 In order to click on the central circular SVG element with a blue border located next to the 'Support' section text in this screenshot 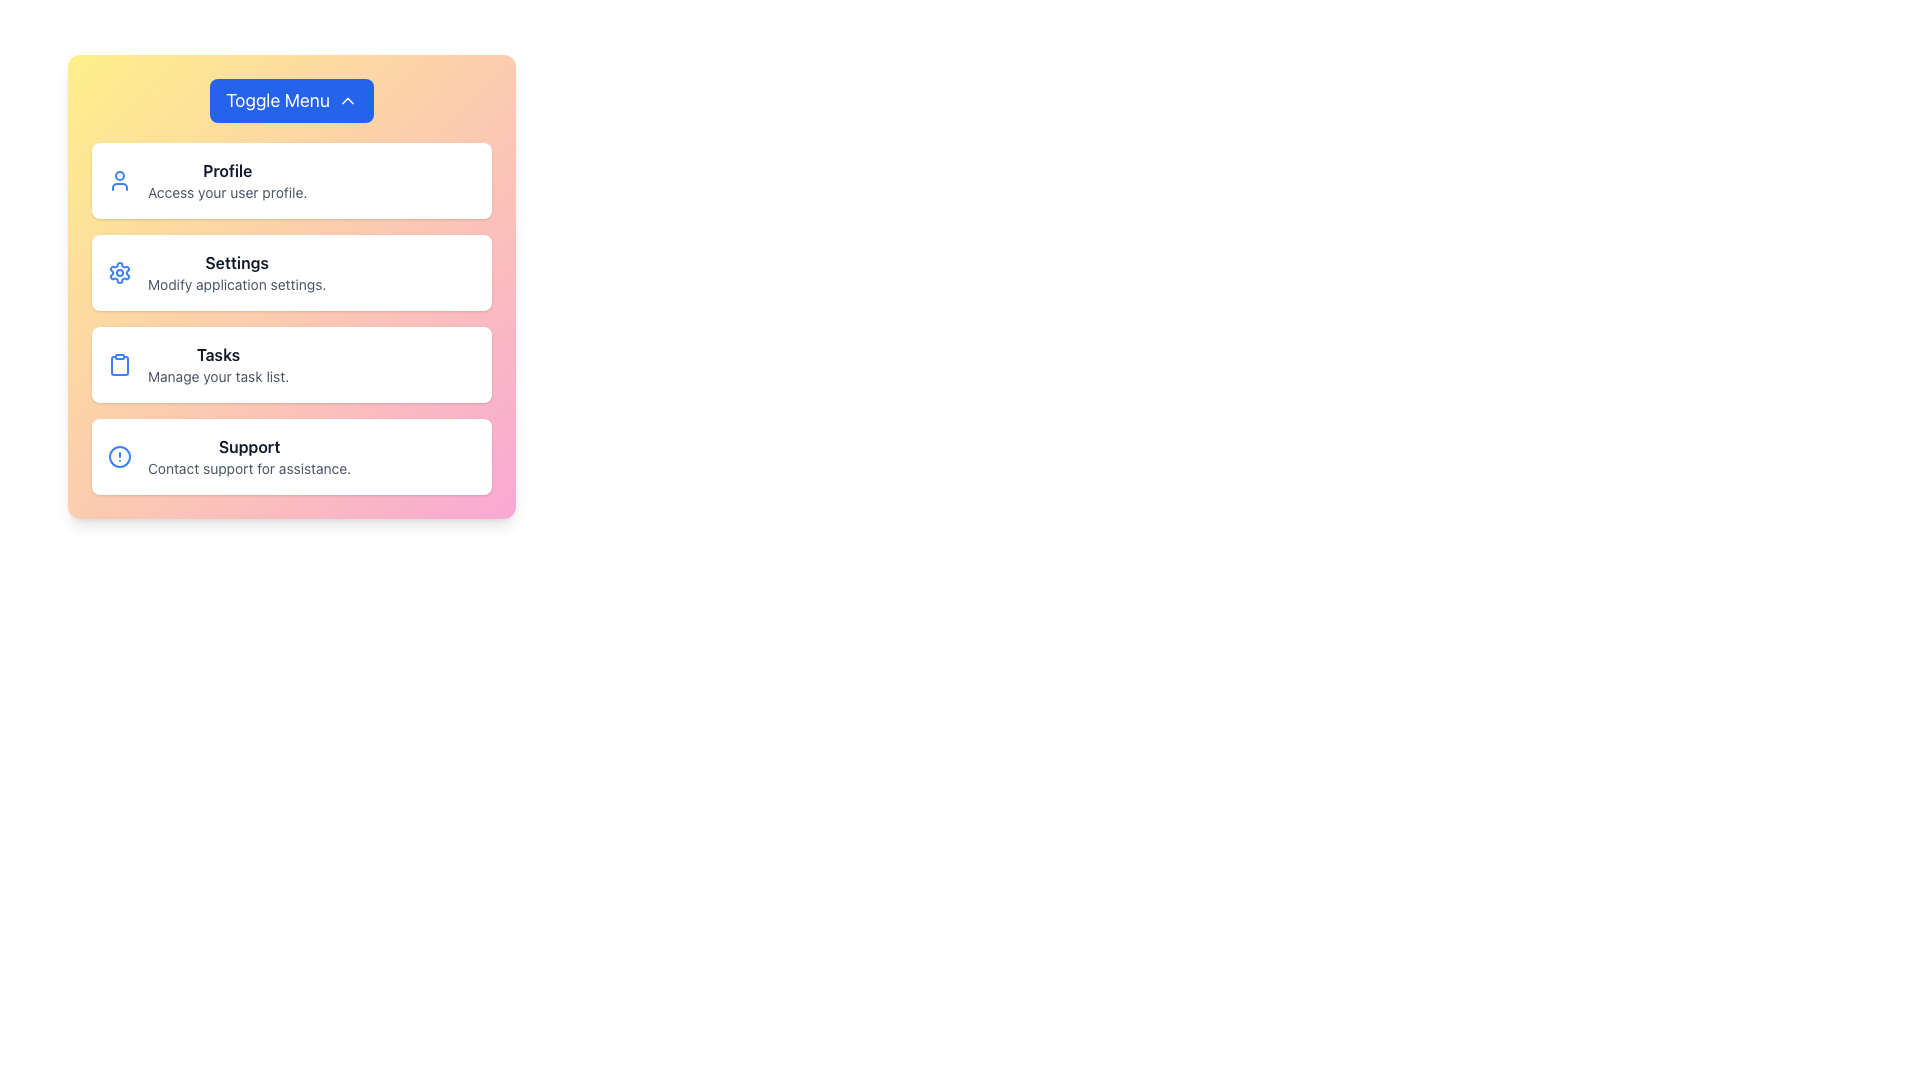, I will do `click(119, 456)`.